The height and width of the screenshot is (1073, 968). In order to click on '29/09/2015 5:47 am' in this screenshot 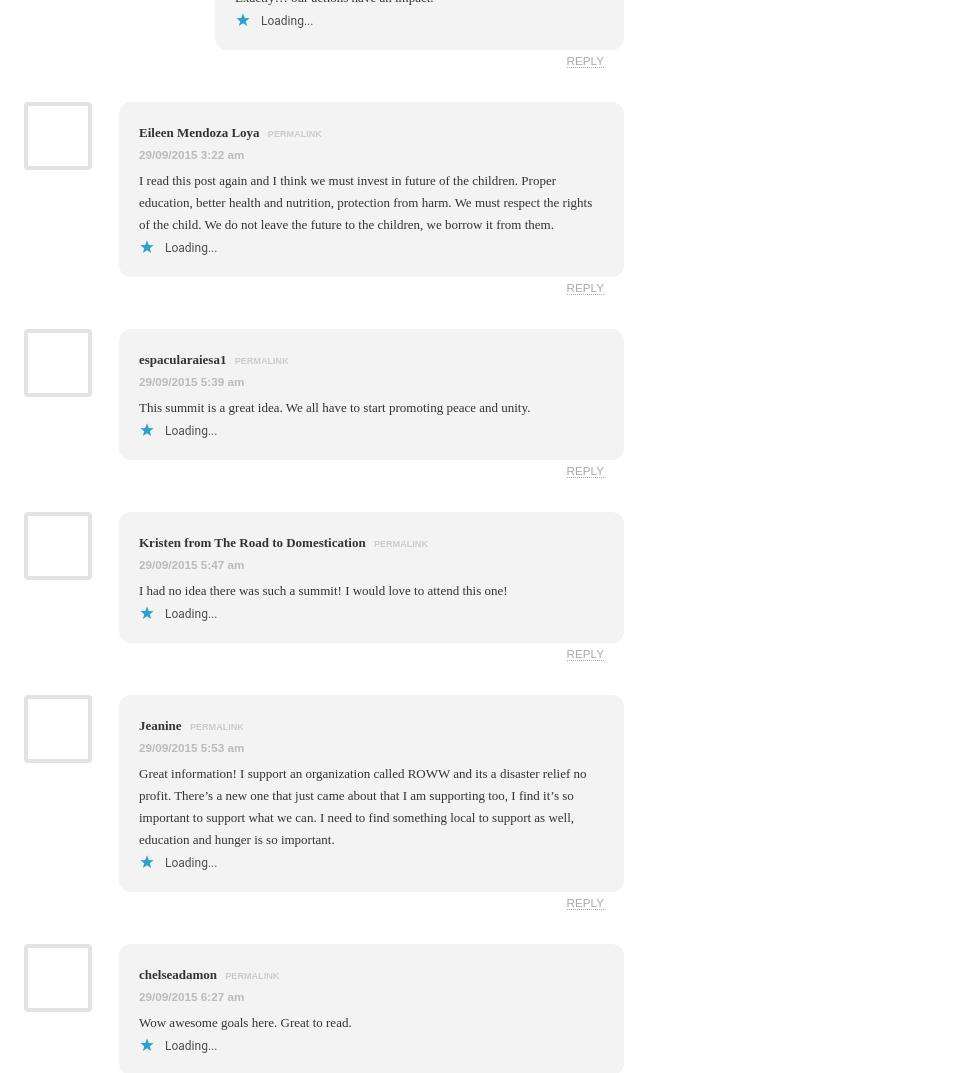, I will do `click(191, 563)`.